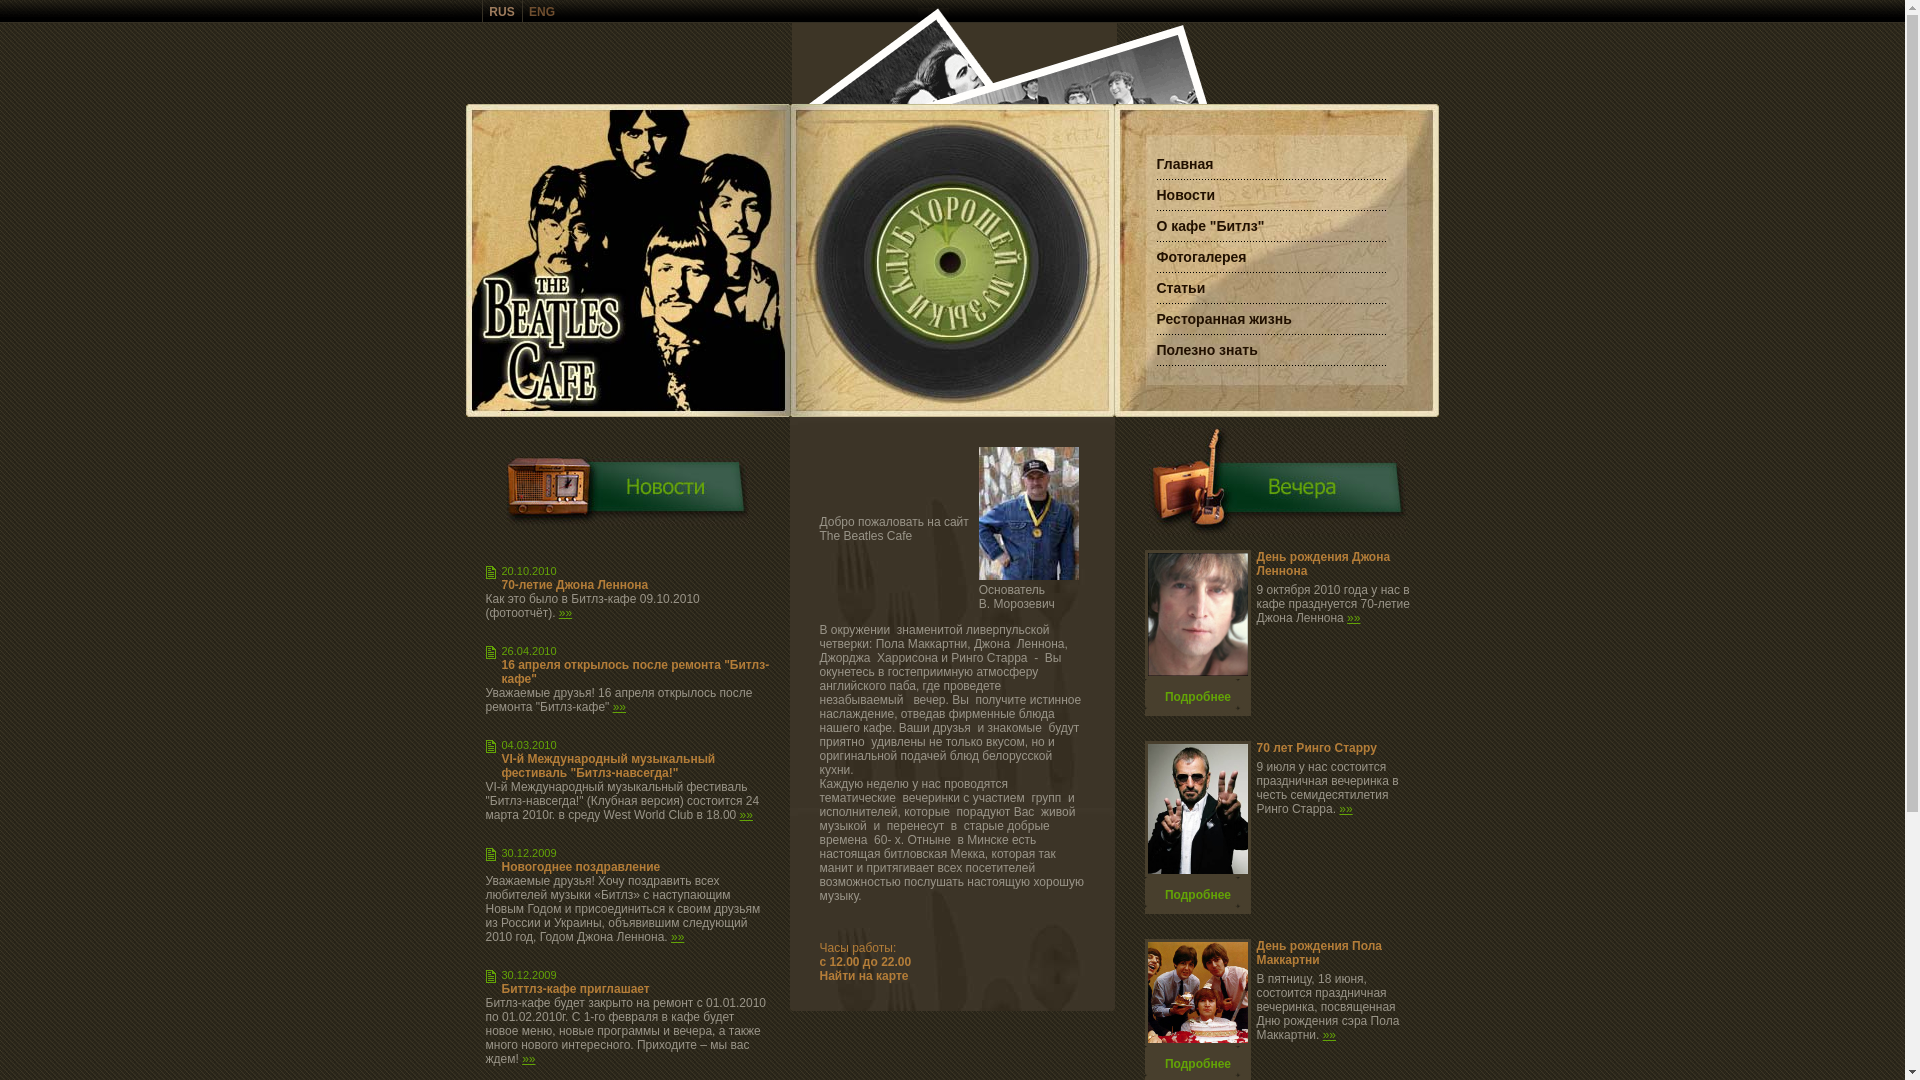  What do you see at coordinates (529, 974) in the screenshot?
I see `'30.12.2009'` at bounding box center [529, 974].